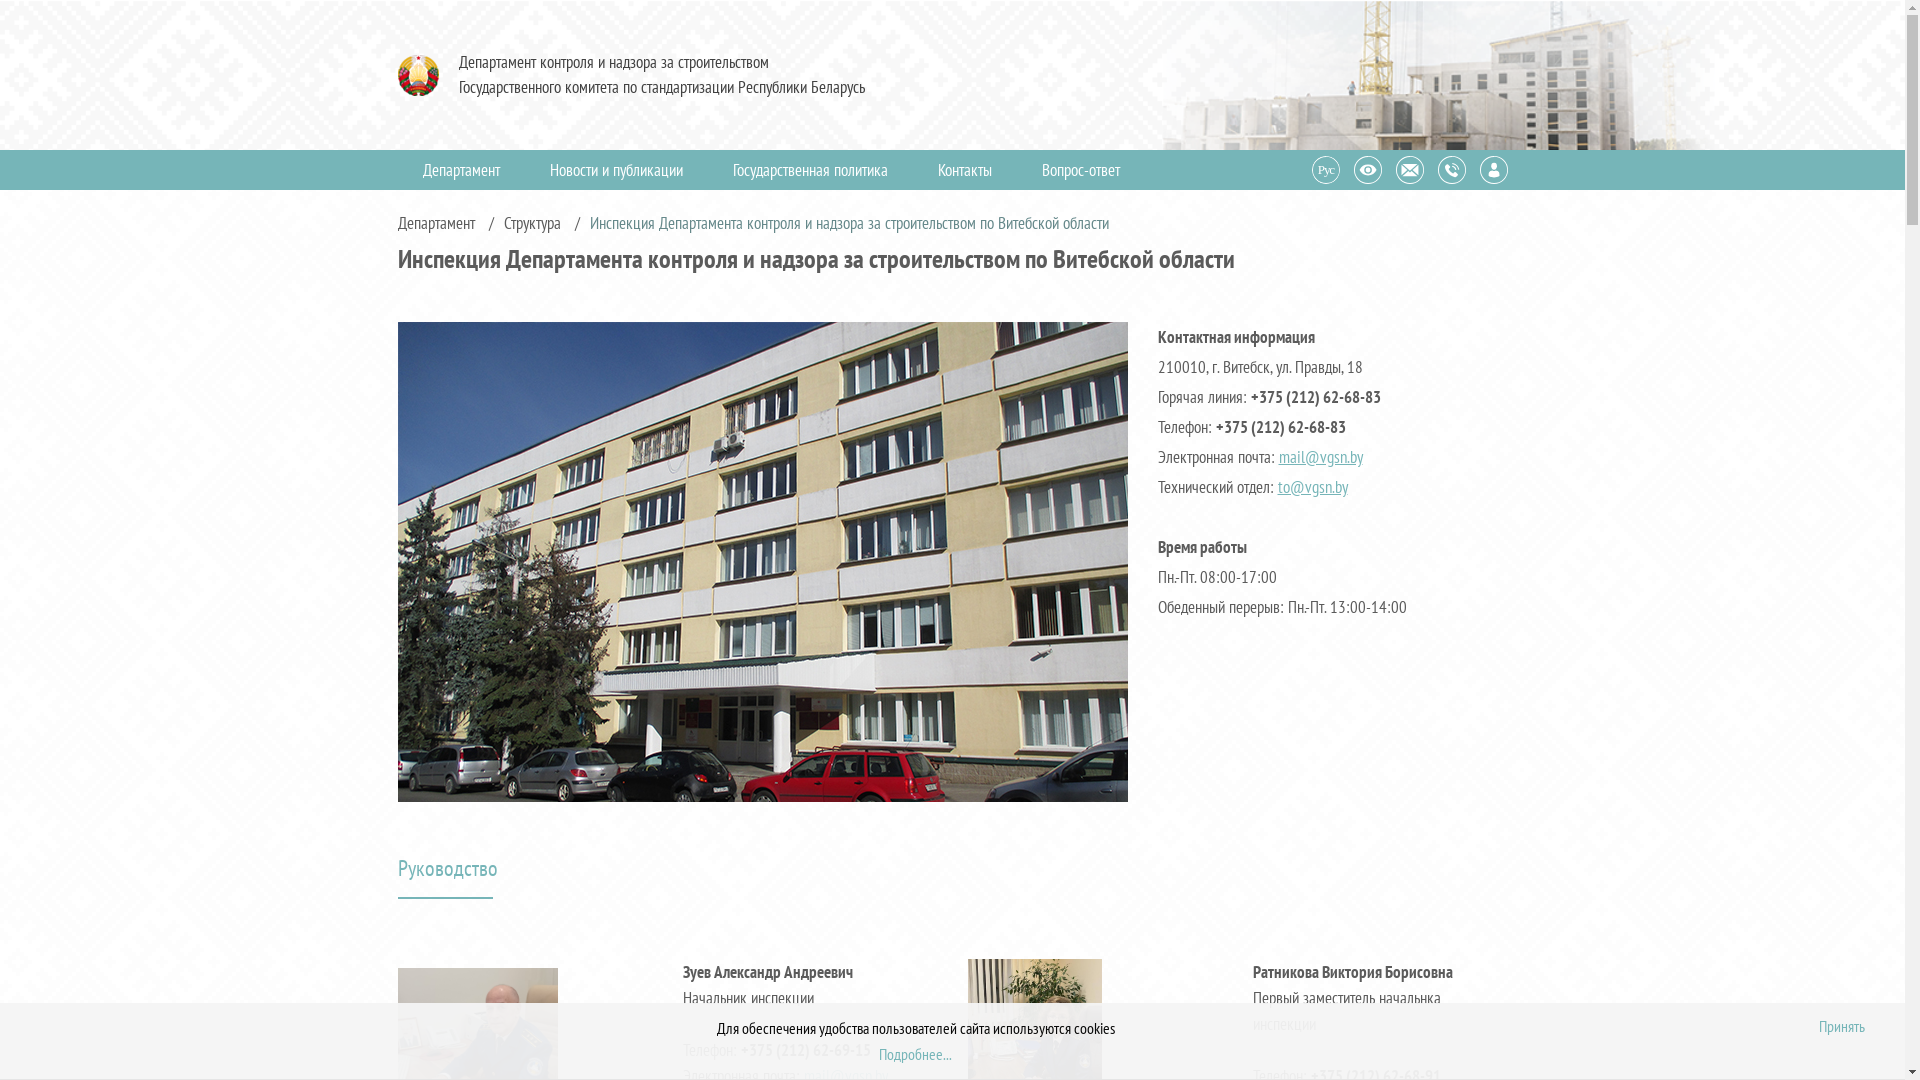 Image resolution: width=1920 pixels, height=1080 pixels. What do you see at coordinates (1276, 456) in the screenshot?
I see `'mail@vgsn.by'` at bounding box center [1276, 456].